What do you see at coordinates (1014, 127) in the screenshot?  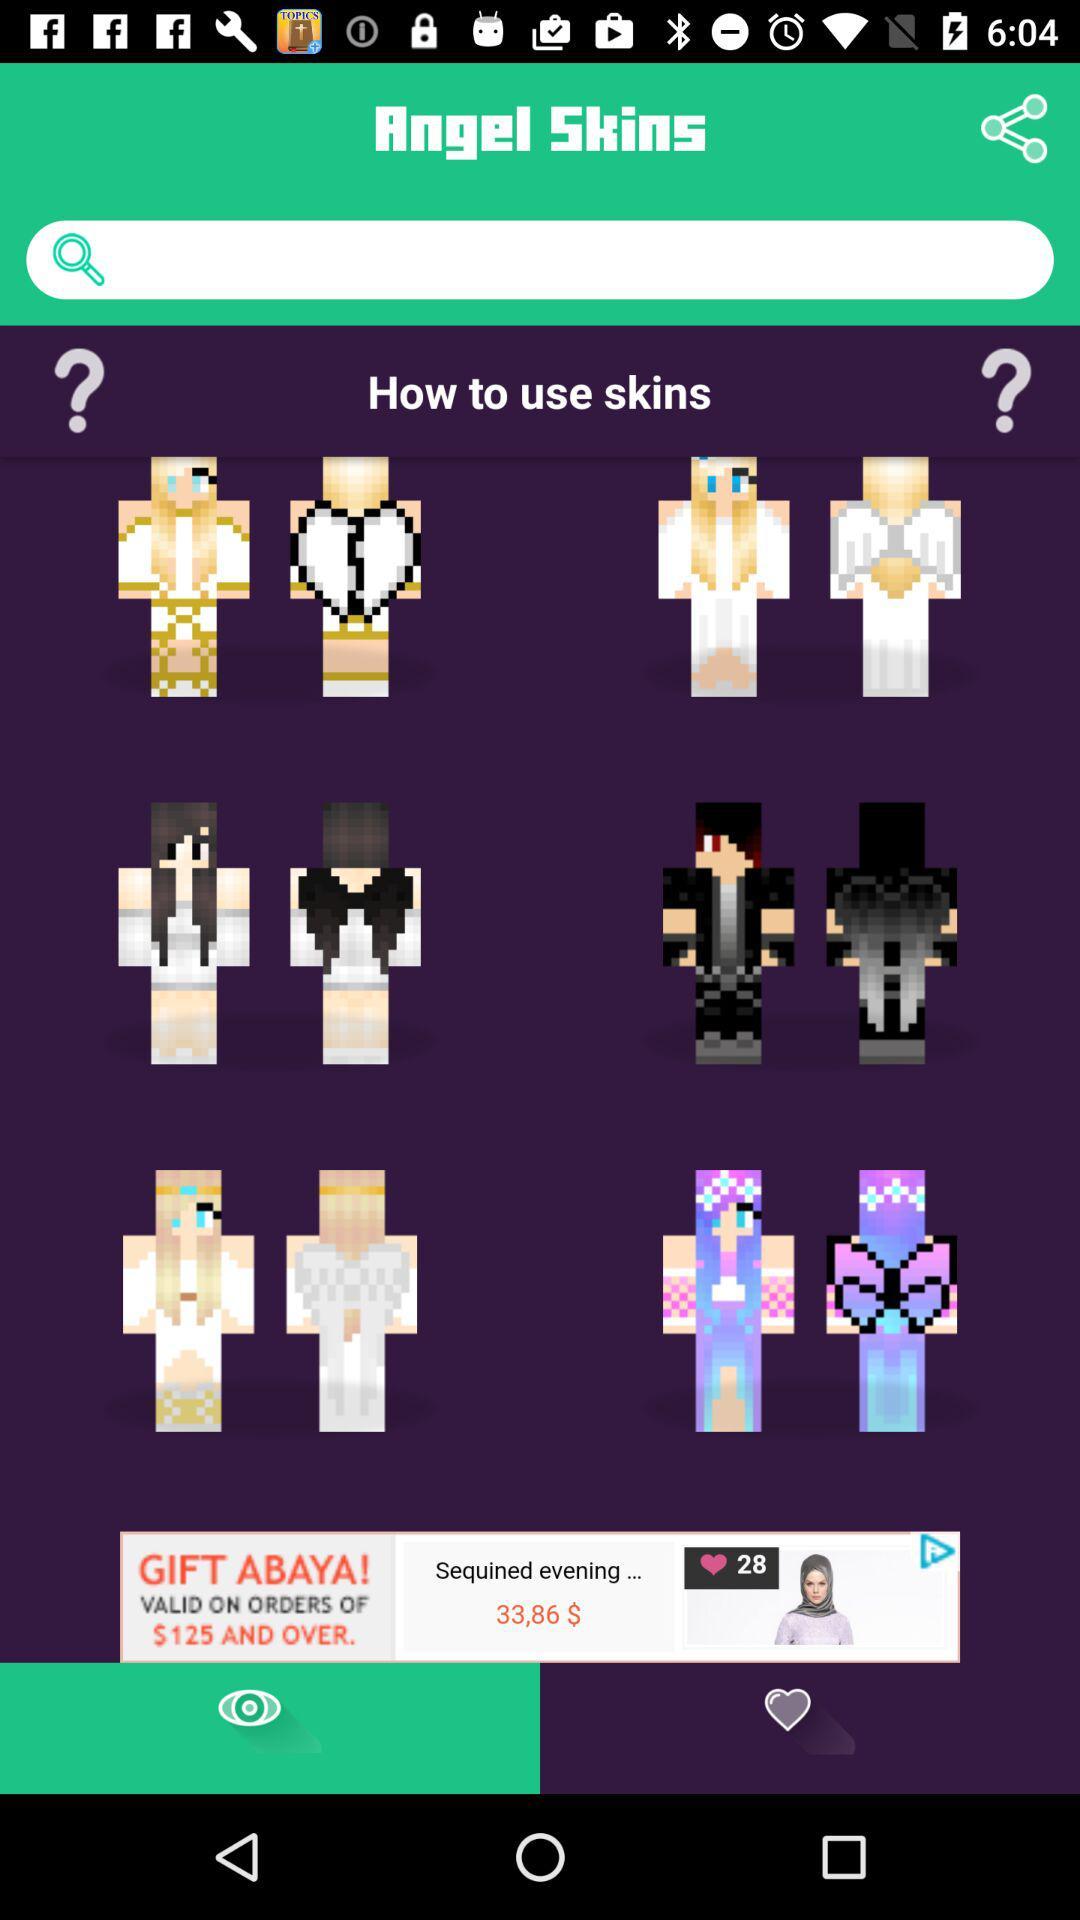 I see `the share icon` at bounding box center [1014, 127].